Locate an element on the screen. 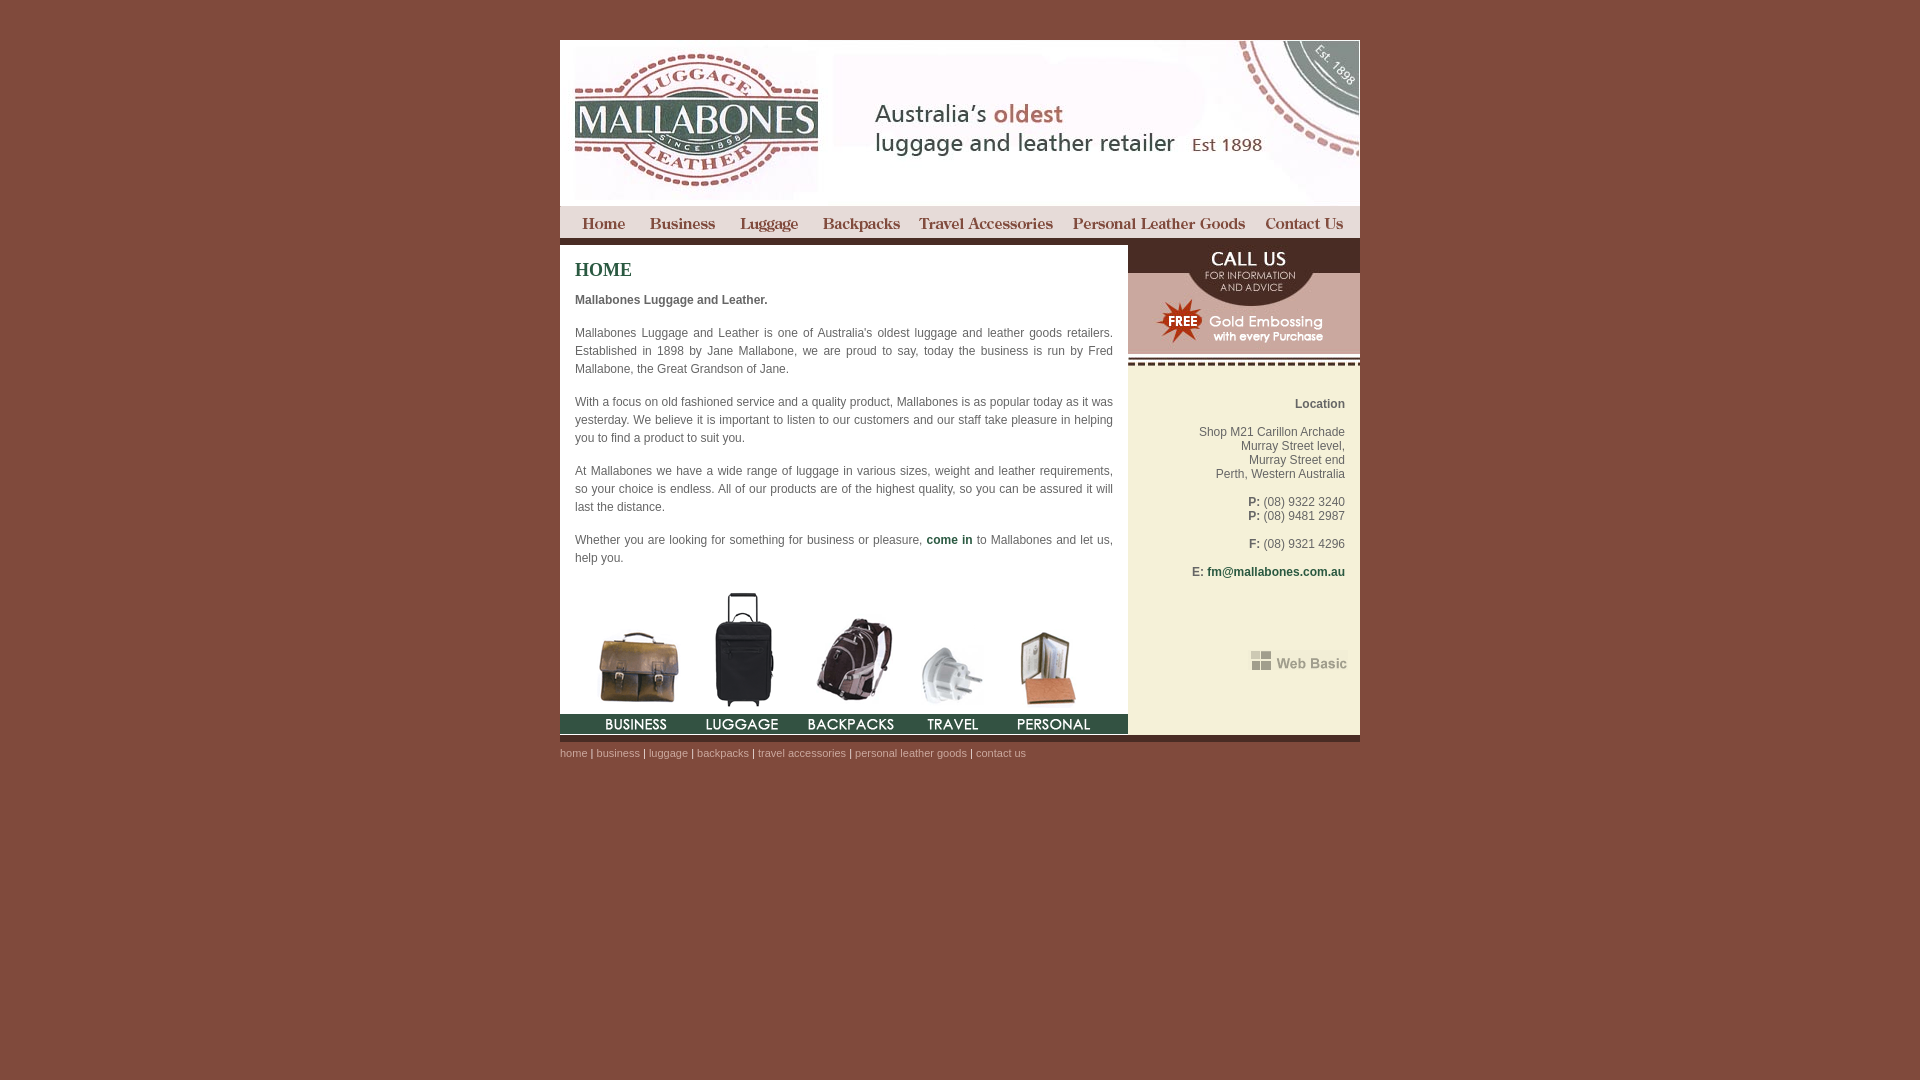  'travel accessories' is located at coordinates (801, 752).